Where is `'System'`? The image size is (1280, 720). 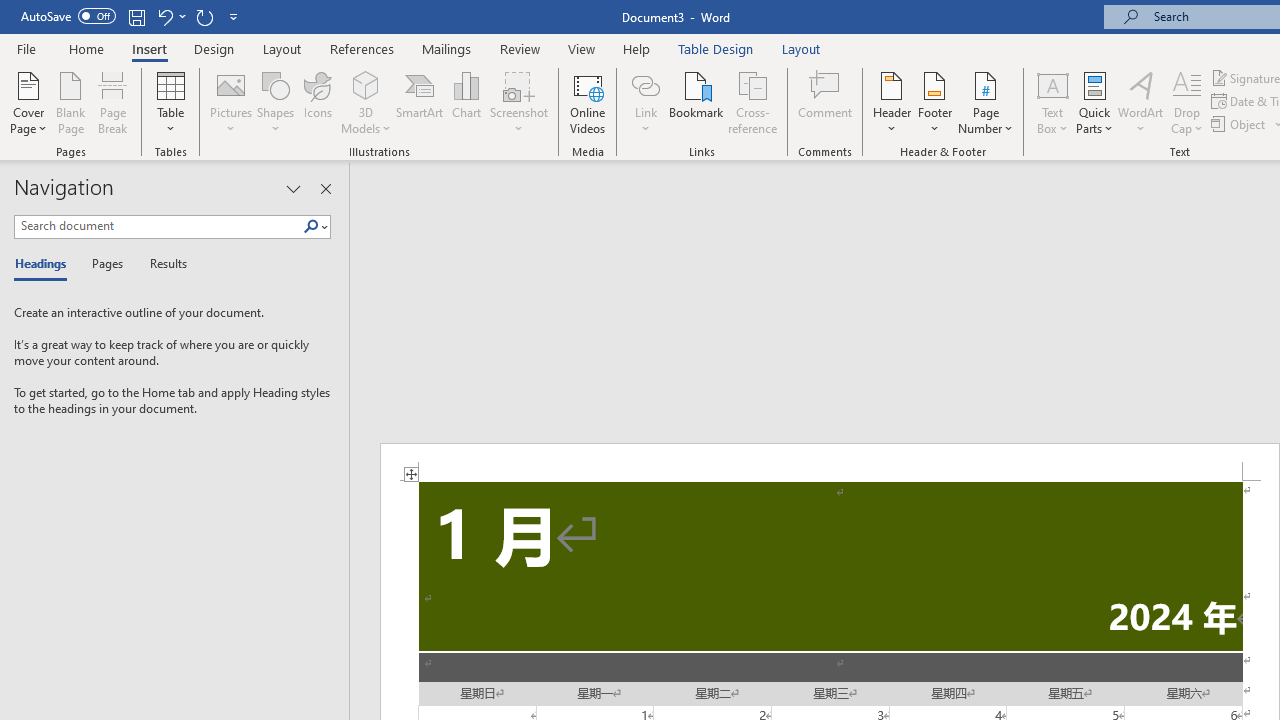
'System' is located at coordinates (10, 11).